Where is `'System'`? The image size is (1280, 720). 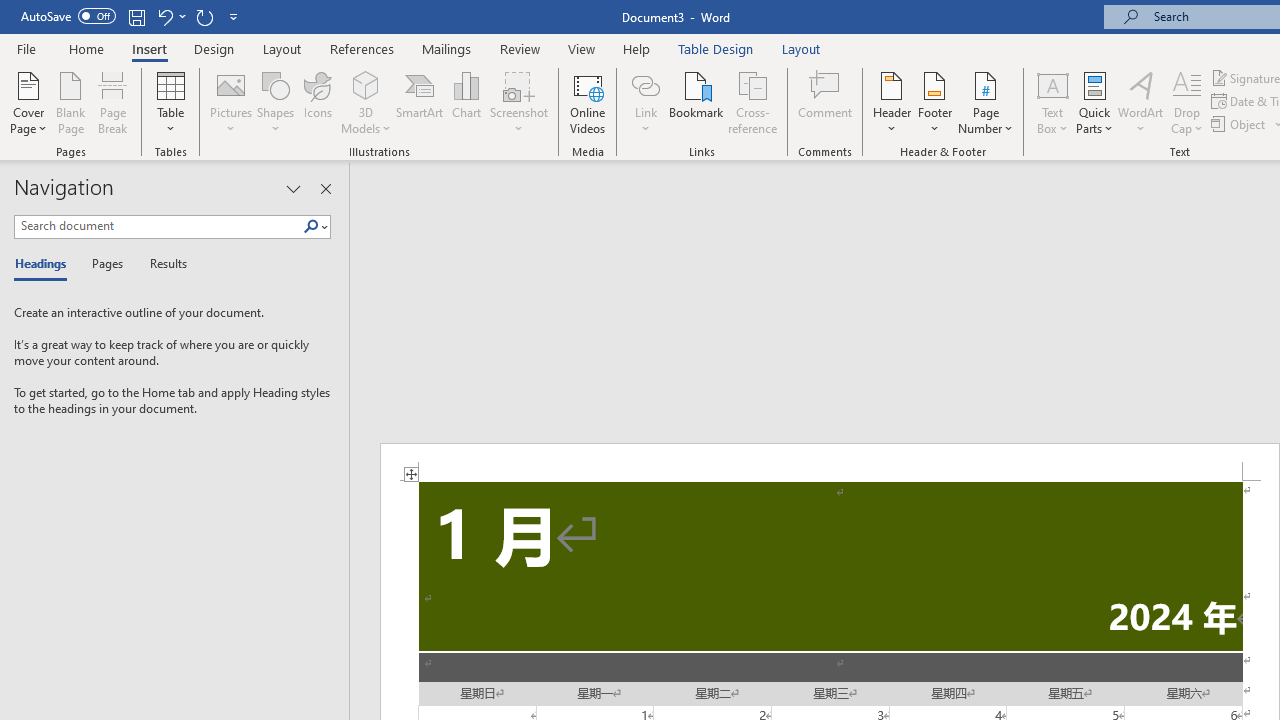
'System' is located at coordinates (10, 11).